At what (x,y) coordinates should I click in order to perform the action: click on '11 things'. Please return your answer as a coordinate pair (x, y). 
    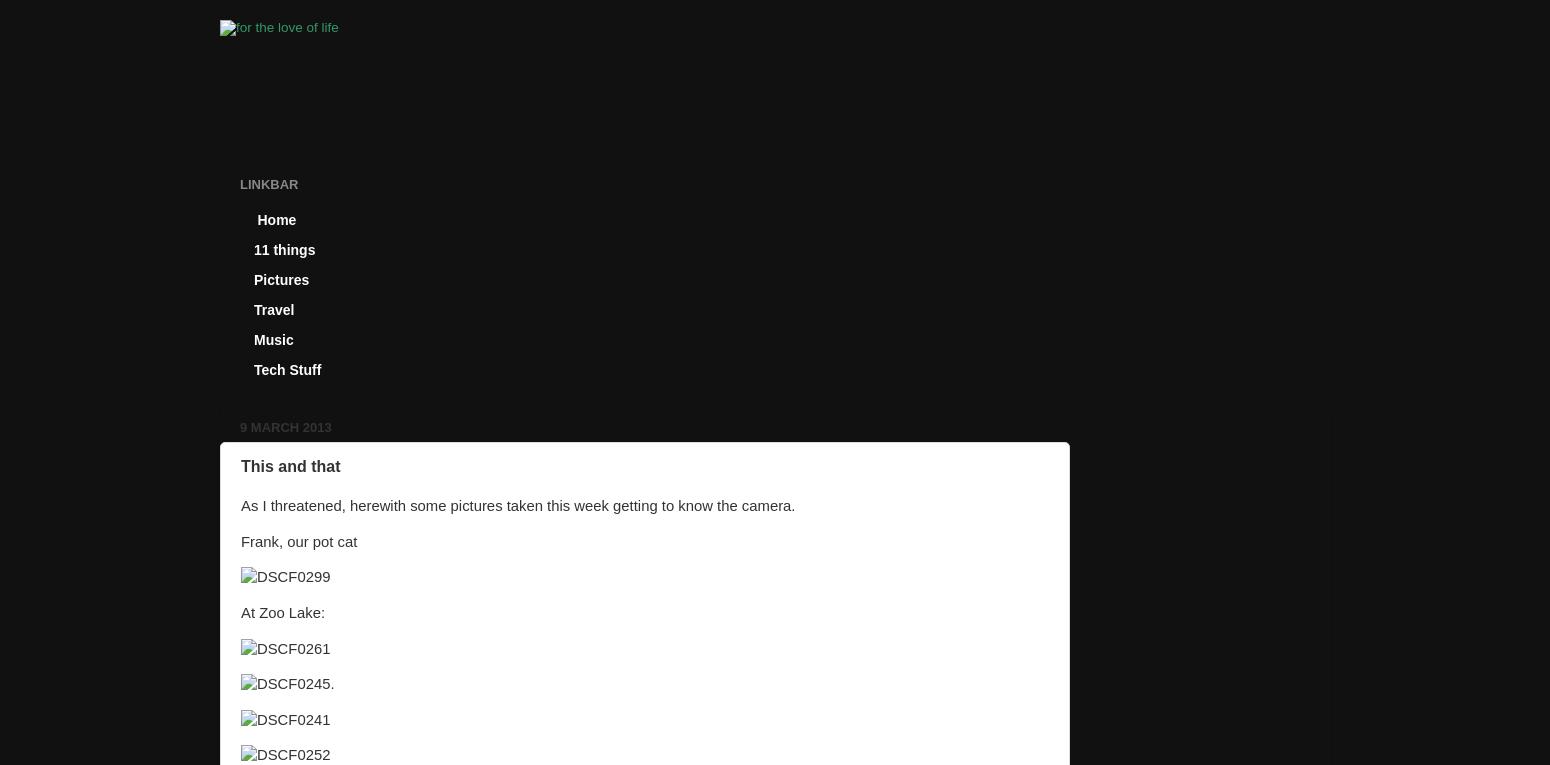
    Looking at the image, I should click on (284, 250).